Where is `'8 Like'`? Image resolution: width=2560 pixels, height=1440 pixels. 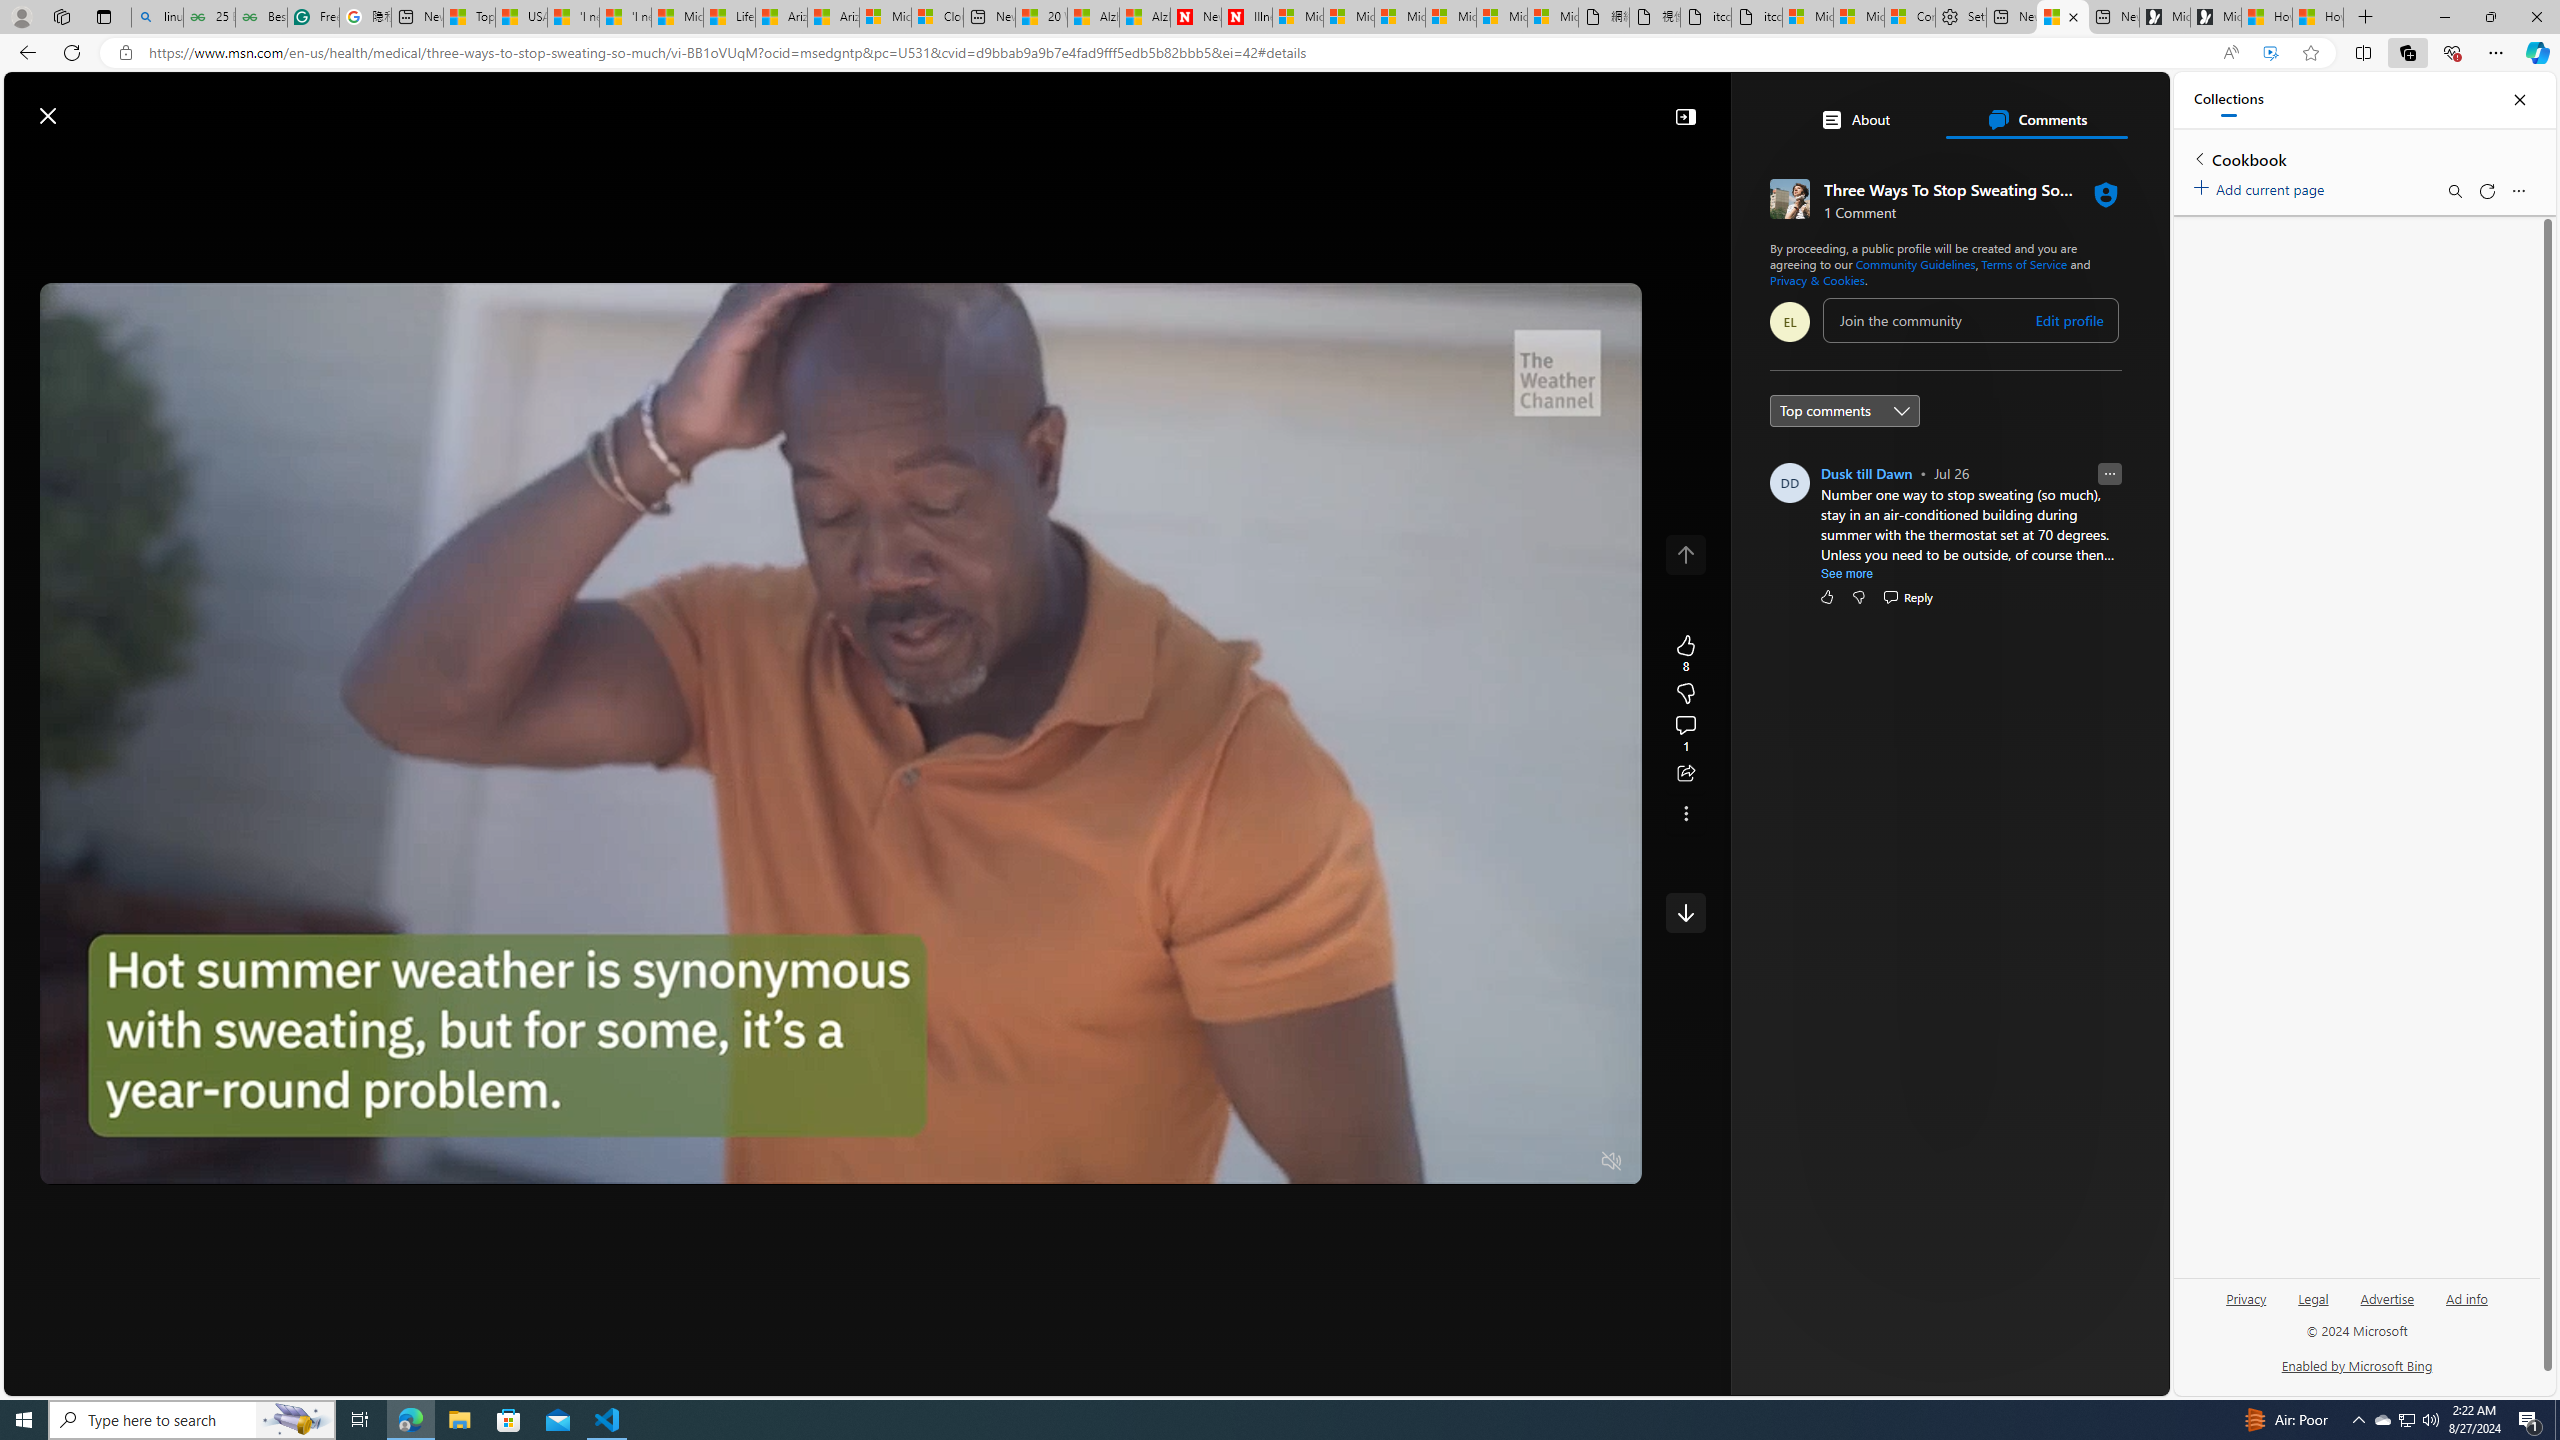 '8 Like' is located at coordinates (1684, 652).